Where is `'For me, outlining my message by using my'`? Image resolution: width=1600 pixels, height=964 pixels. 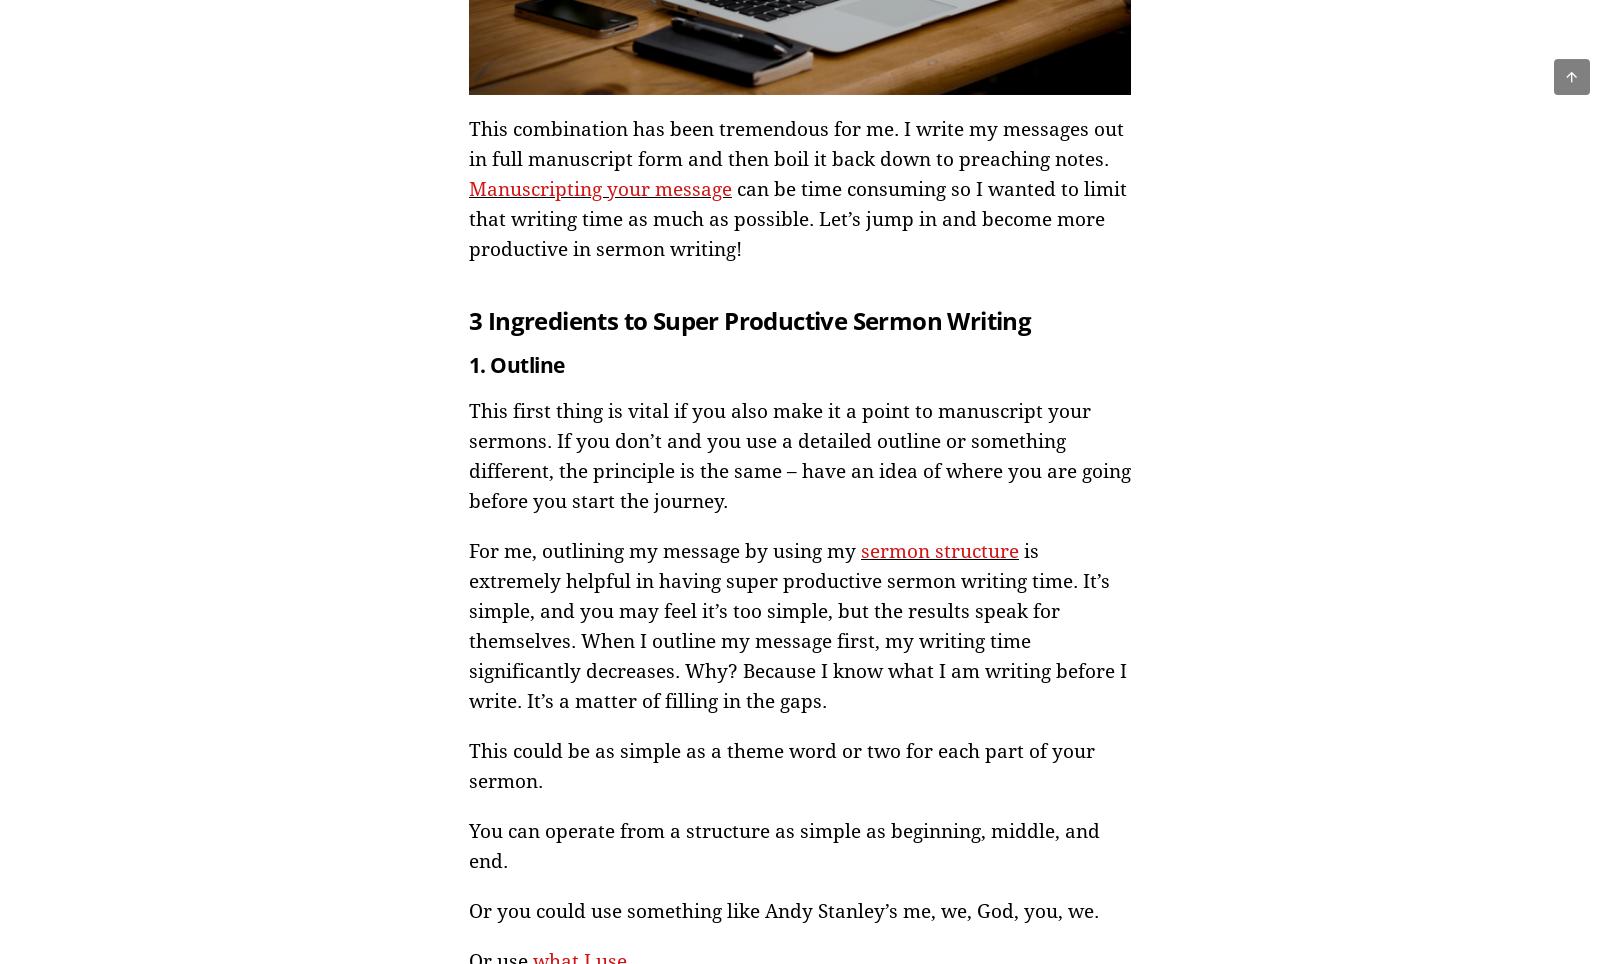
'For me, outlining my message by using my' is located at coordinates (467, 551).